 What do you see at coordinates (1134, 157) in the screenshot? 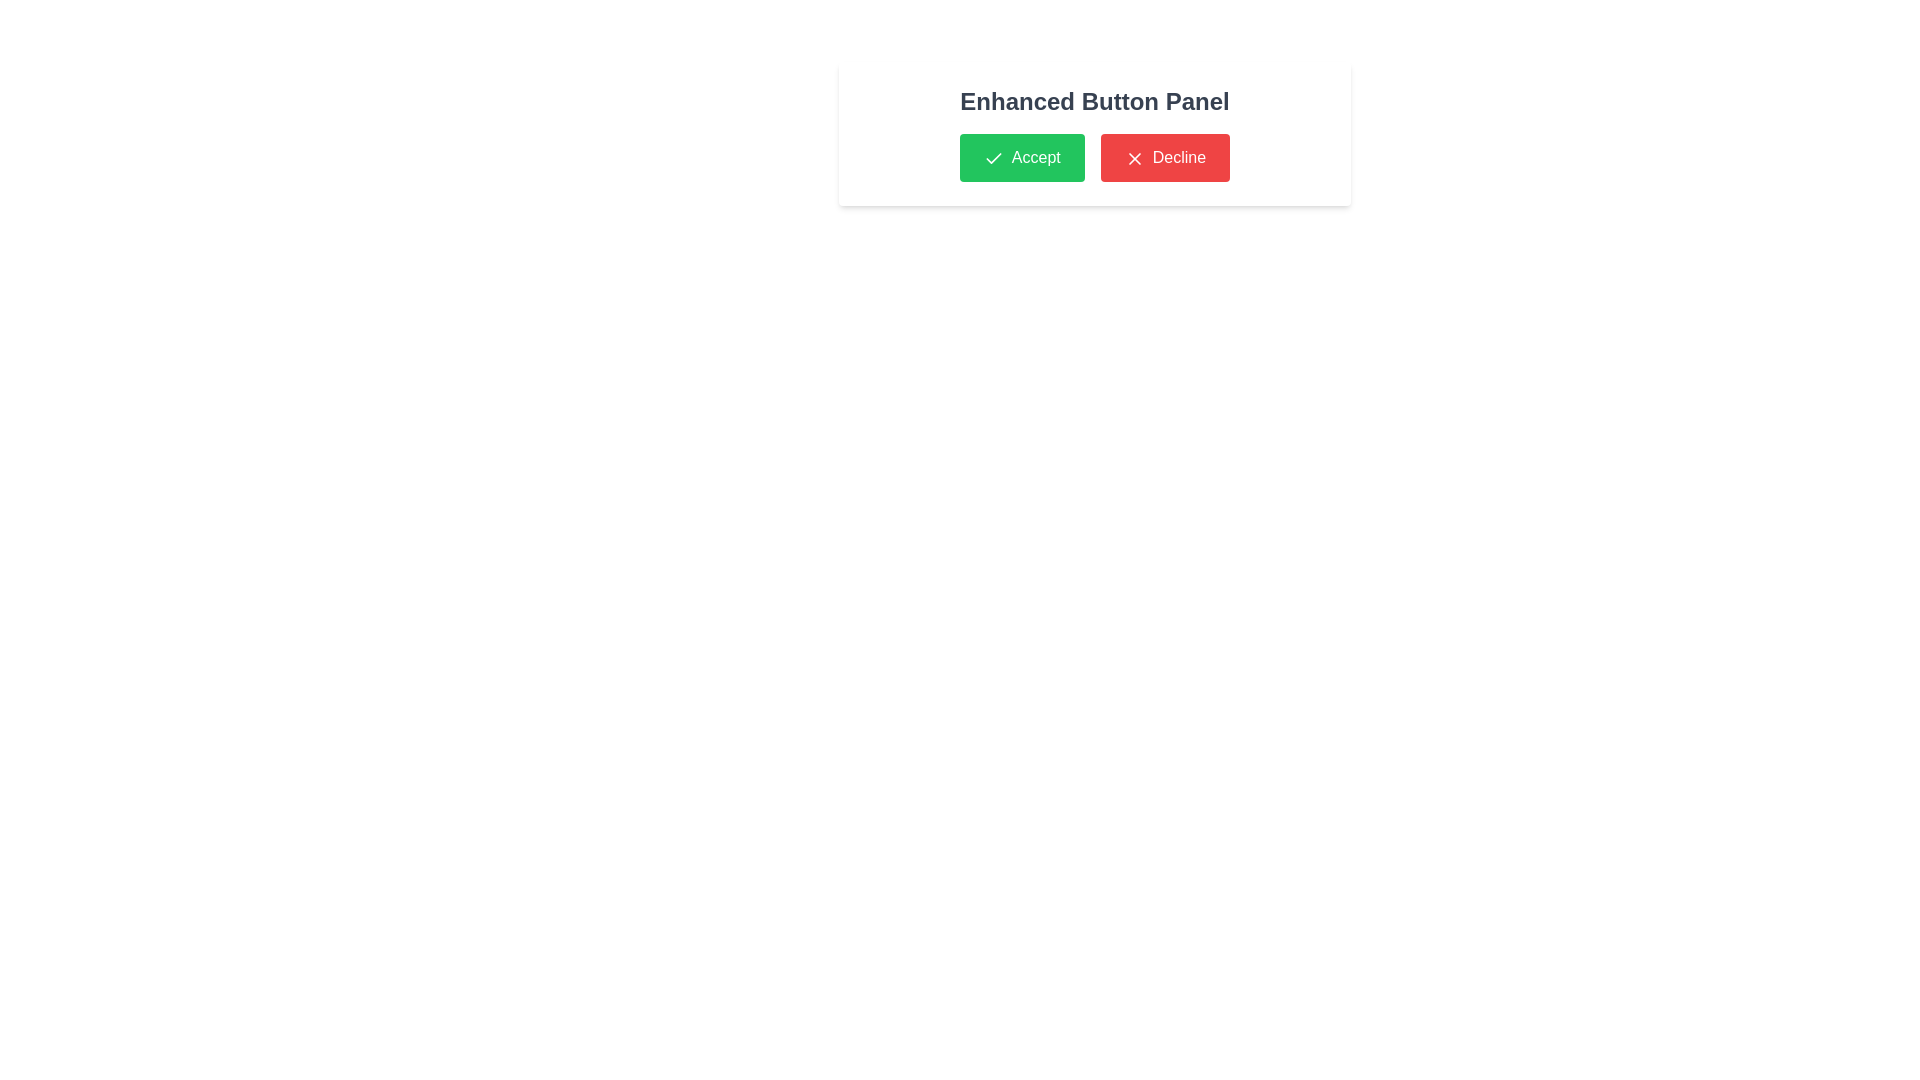
I see `the 'decline' icon located at the beginning of the 'Decline' button in the panel beneath 'Enhanced Button Panel'` at bounding box center [1134, 157].